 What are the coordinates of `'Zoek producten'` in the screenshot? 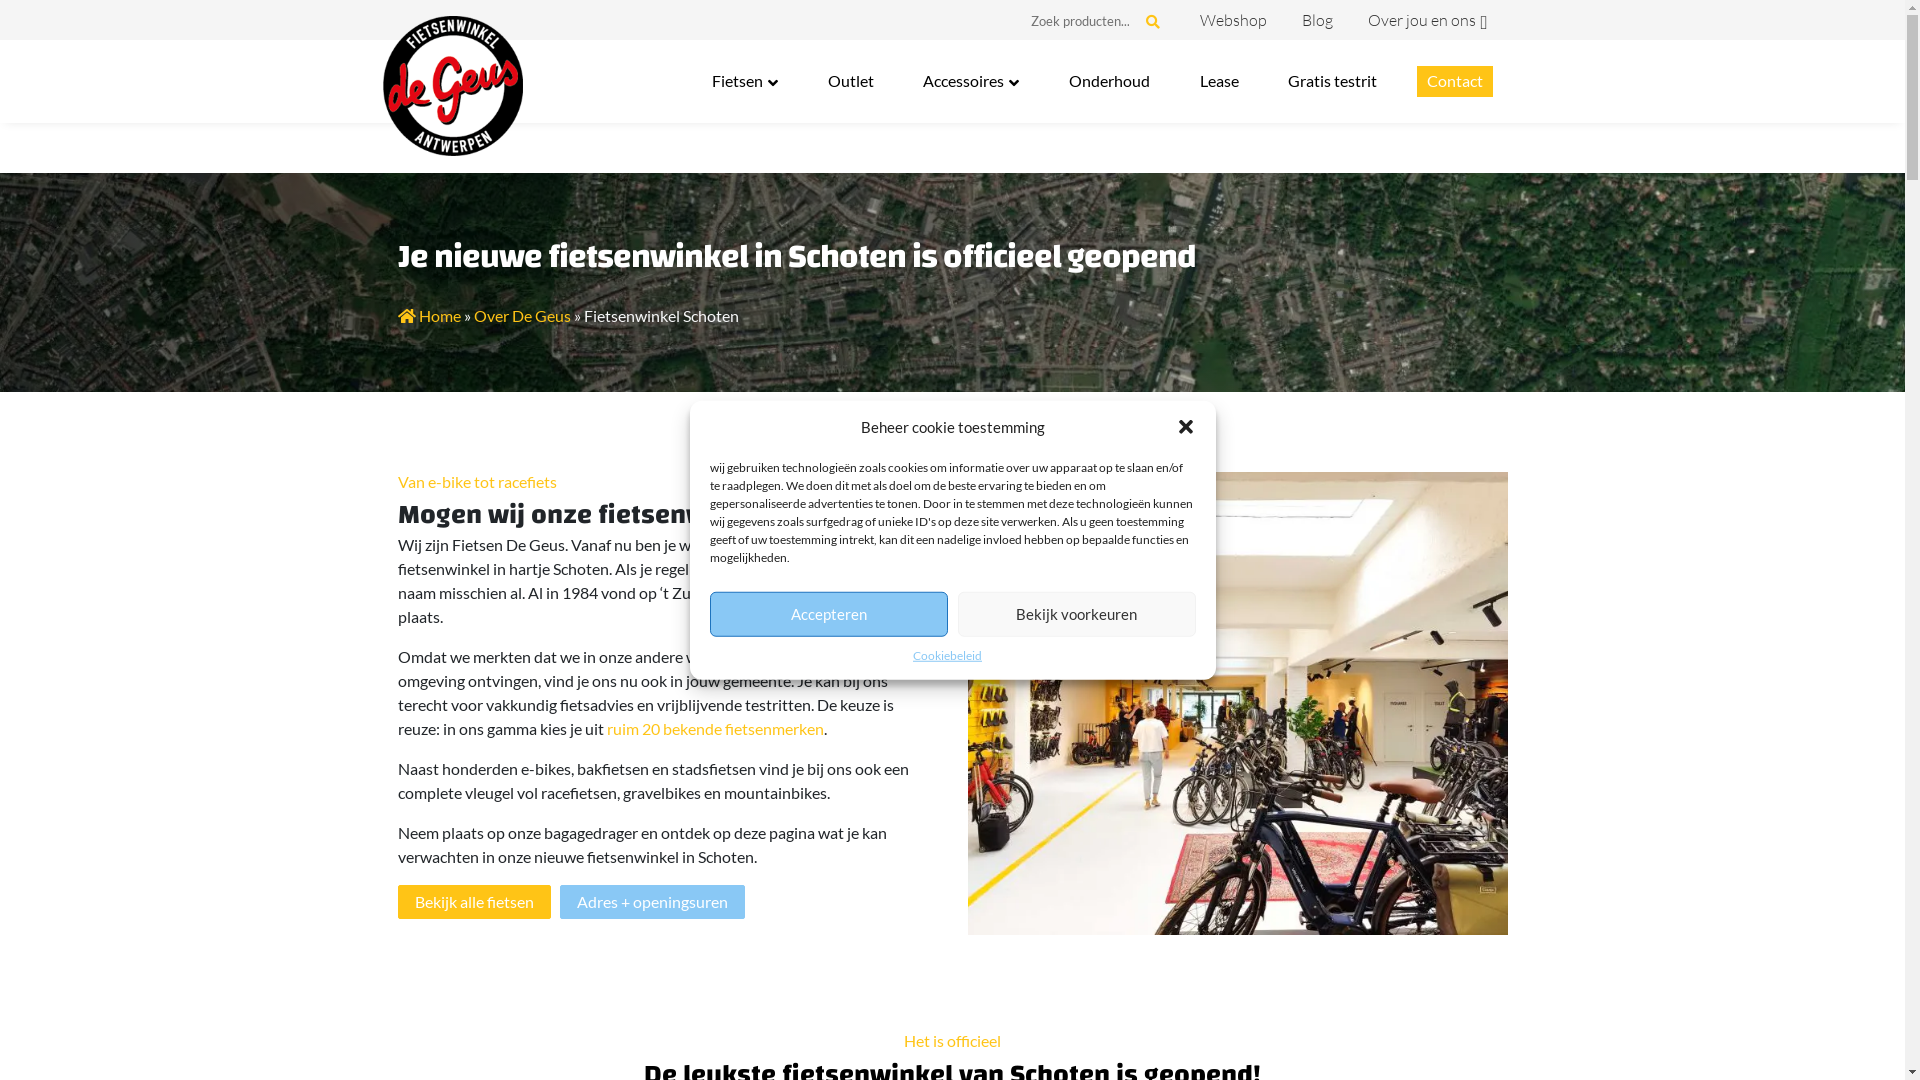 It's located at (1079, 23).